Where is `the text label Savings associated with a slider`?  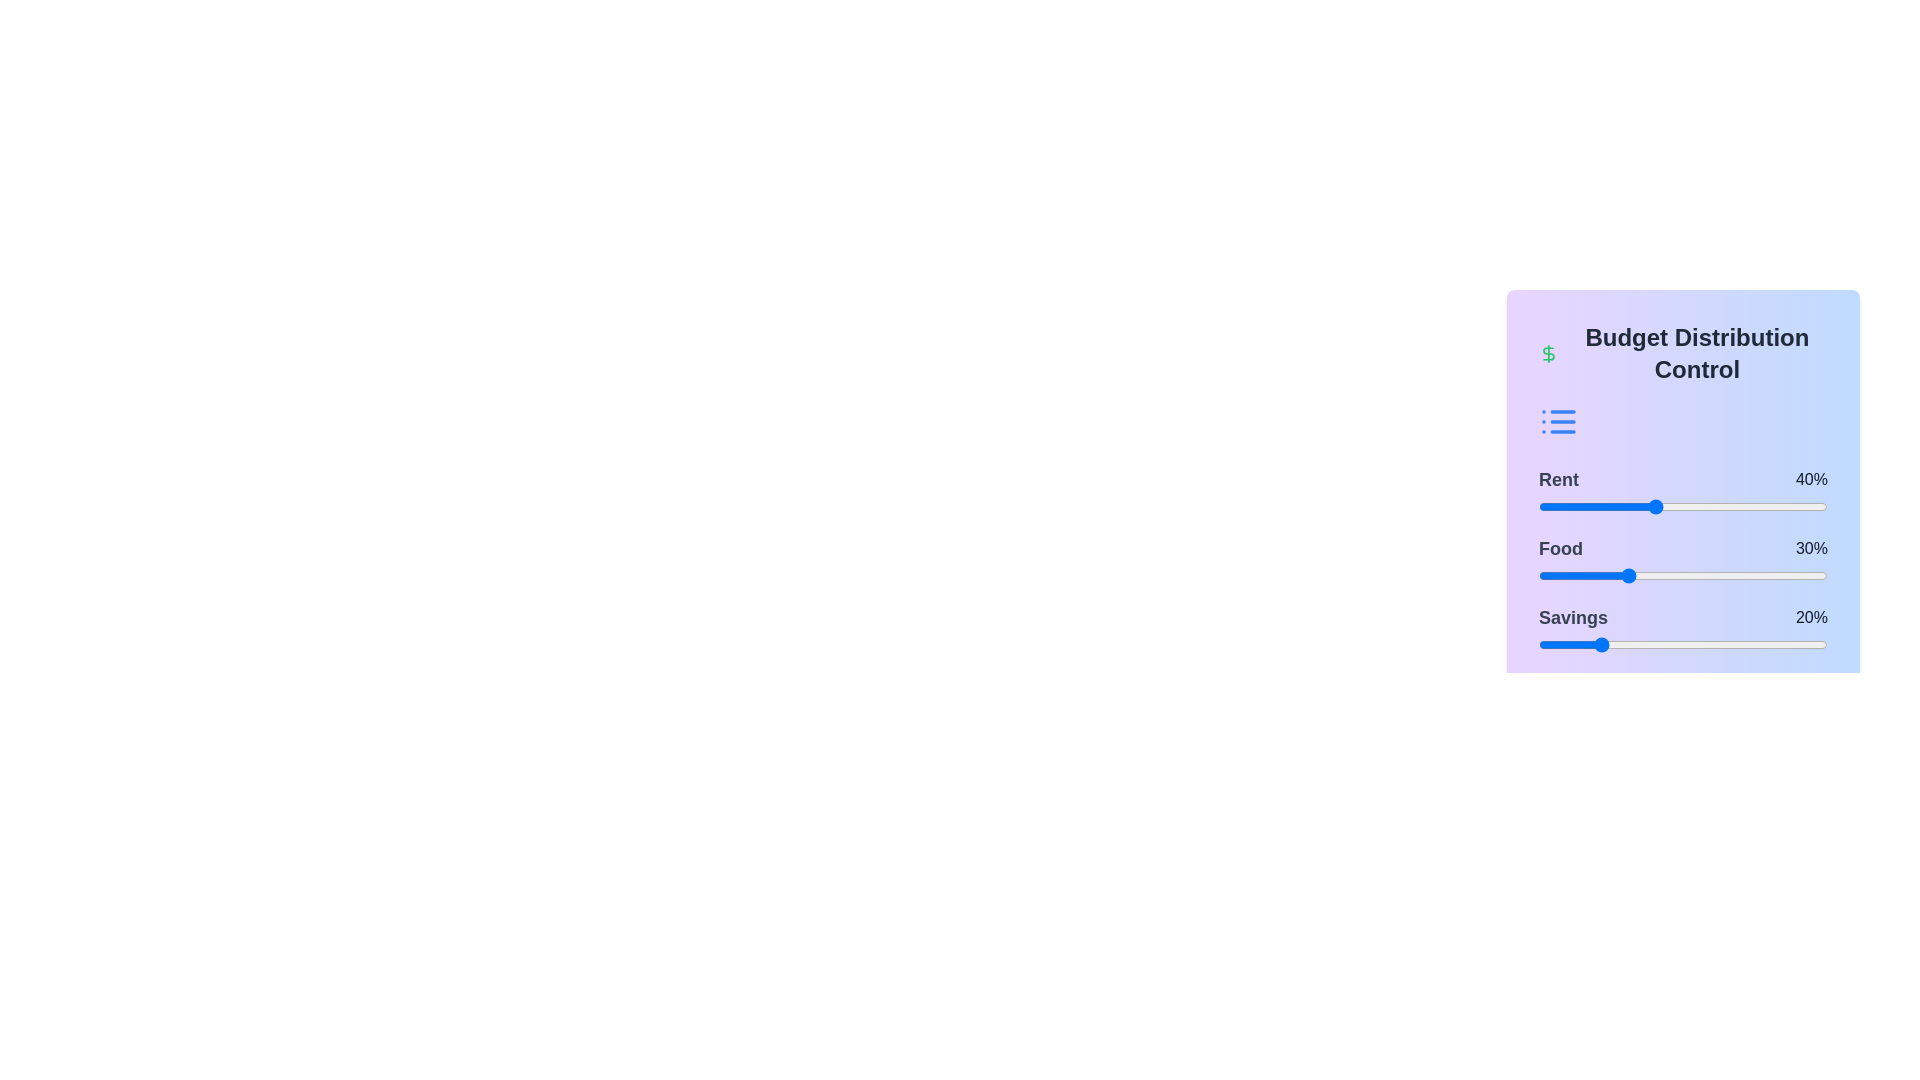
the text label Savings associated with a slider is located at coordinates (1572, 616).